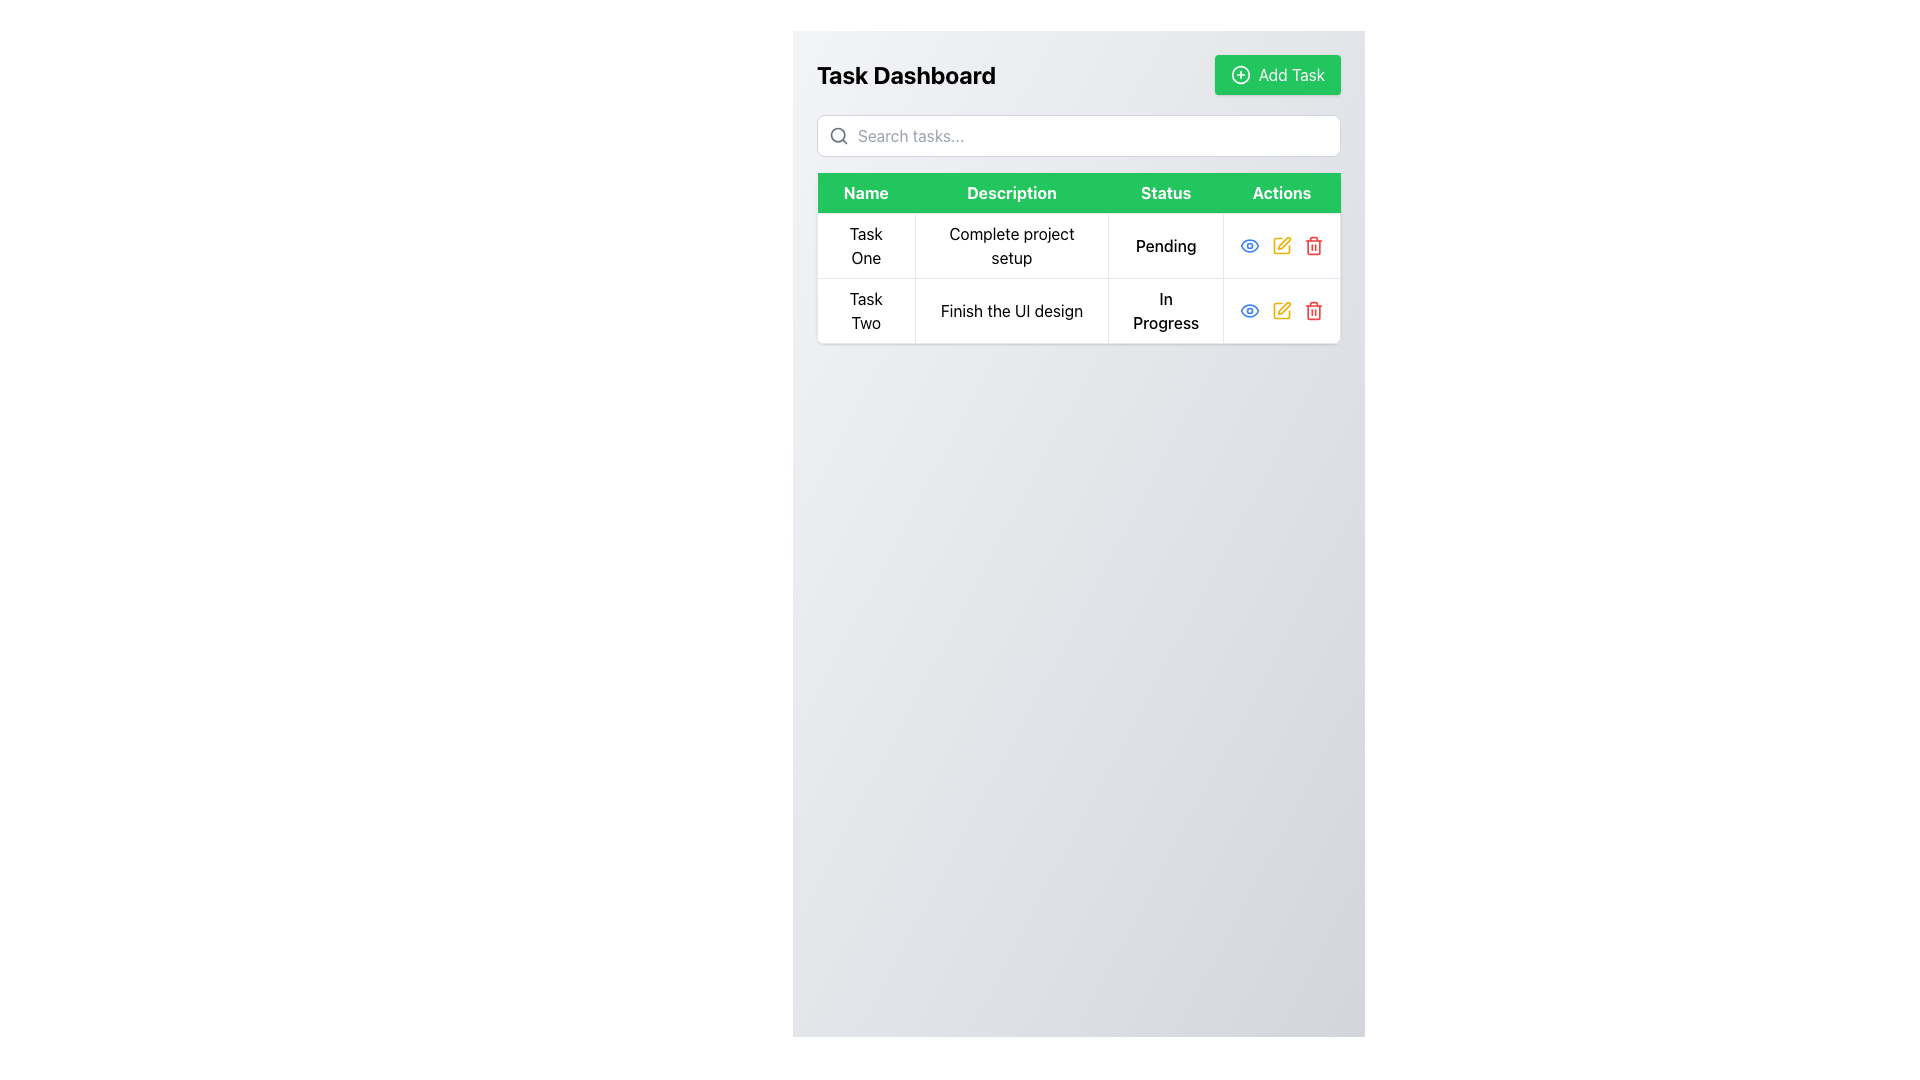 The width and height of the screenshot is (1920, 1080). Describe the element at coordinates (1248, 245) in the screenshot. I see `the first interactive icon in the 'Actions' column of the second row, adjacent to the 'Pending' status` at that location.